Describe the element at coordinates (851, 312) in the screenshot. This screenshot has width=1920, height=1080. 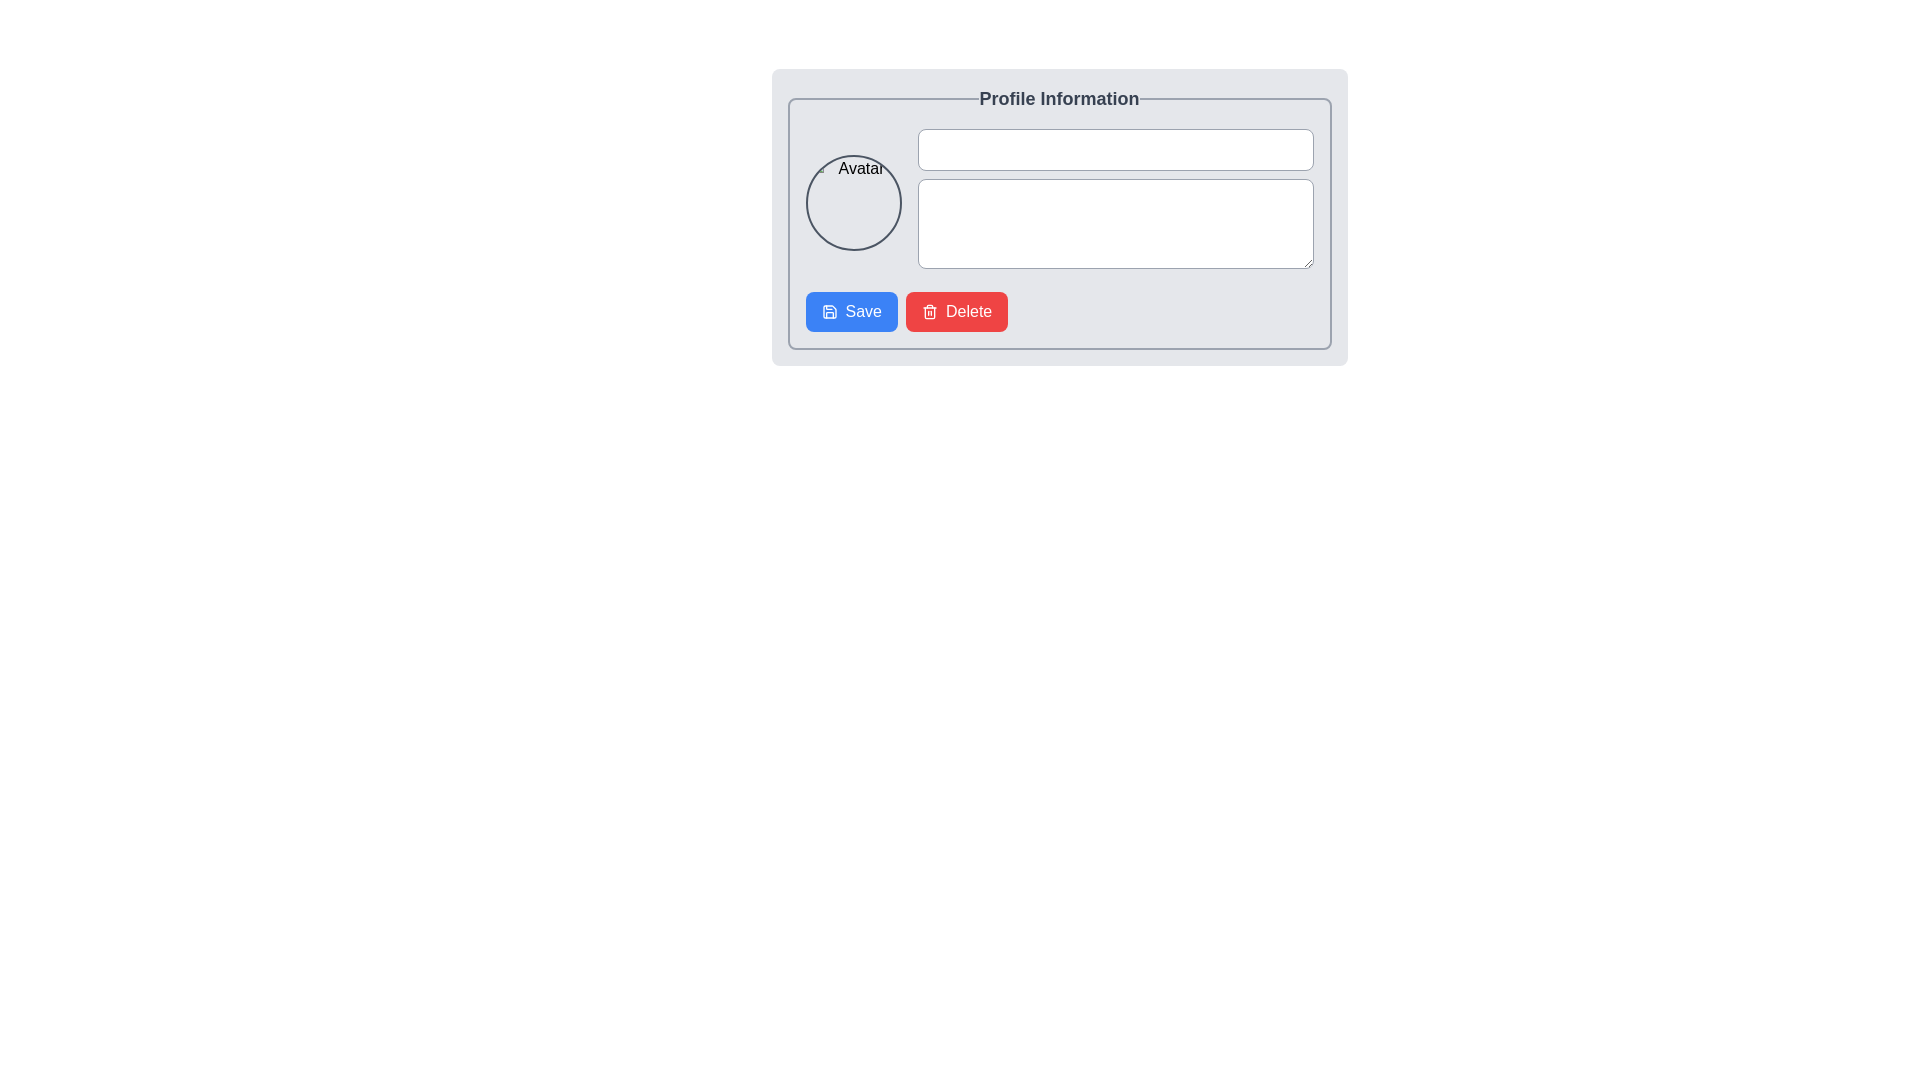
I see `the 'Save' button located in the 'Profile Information' section` at that location.